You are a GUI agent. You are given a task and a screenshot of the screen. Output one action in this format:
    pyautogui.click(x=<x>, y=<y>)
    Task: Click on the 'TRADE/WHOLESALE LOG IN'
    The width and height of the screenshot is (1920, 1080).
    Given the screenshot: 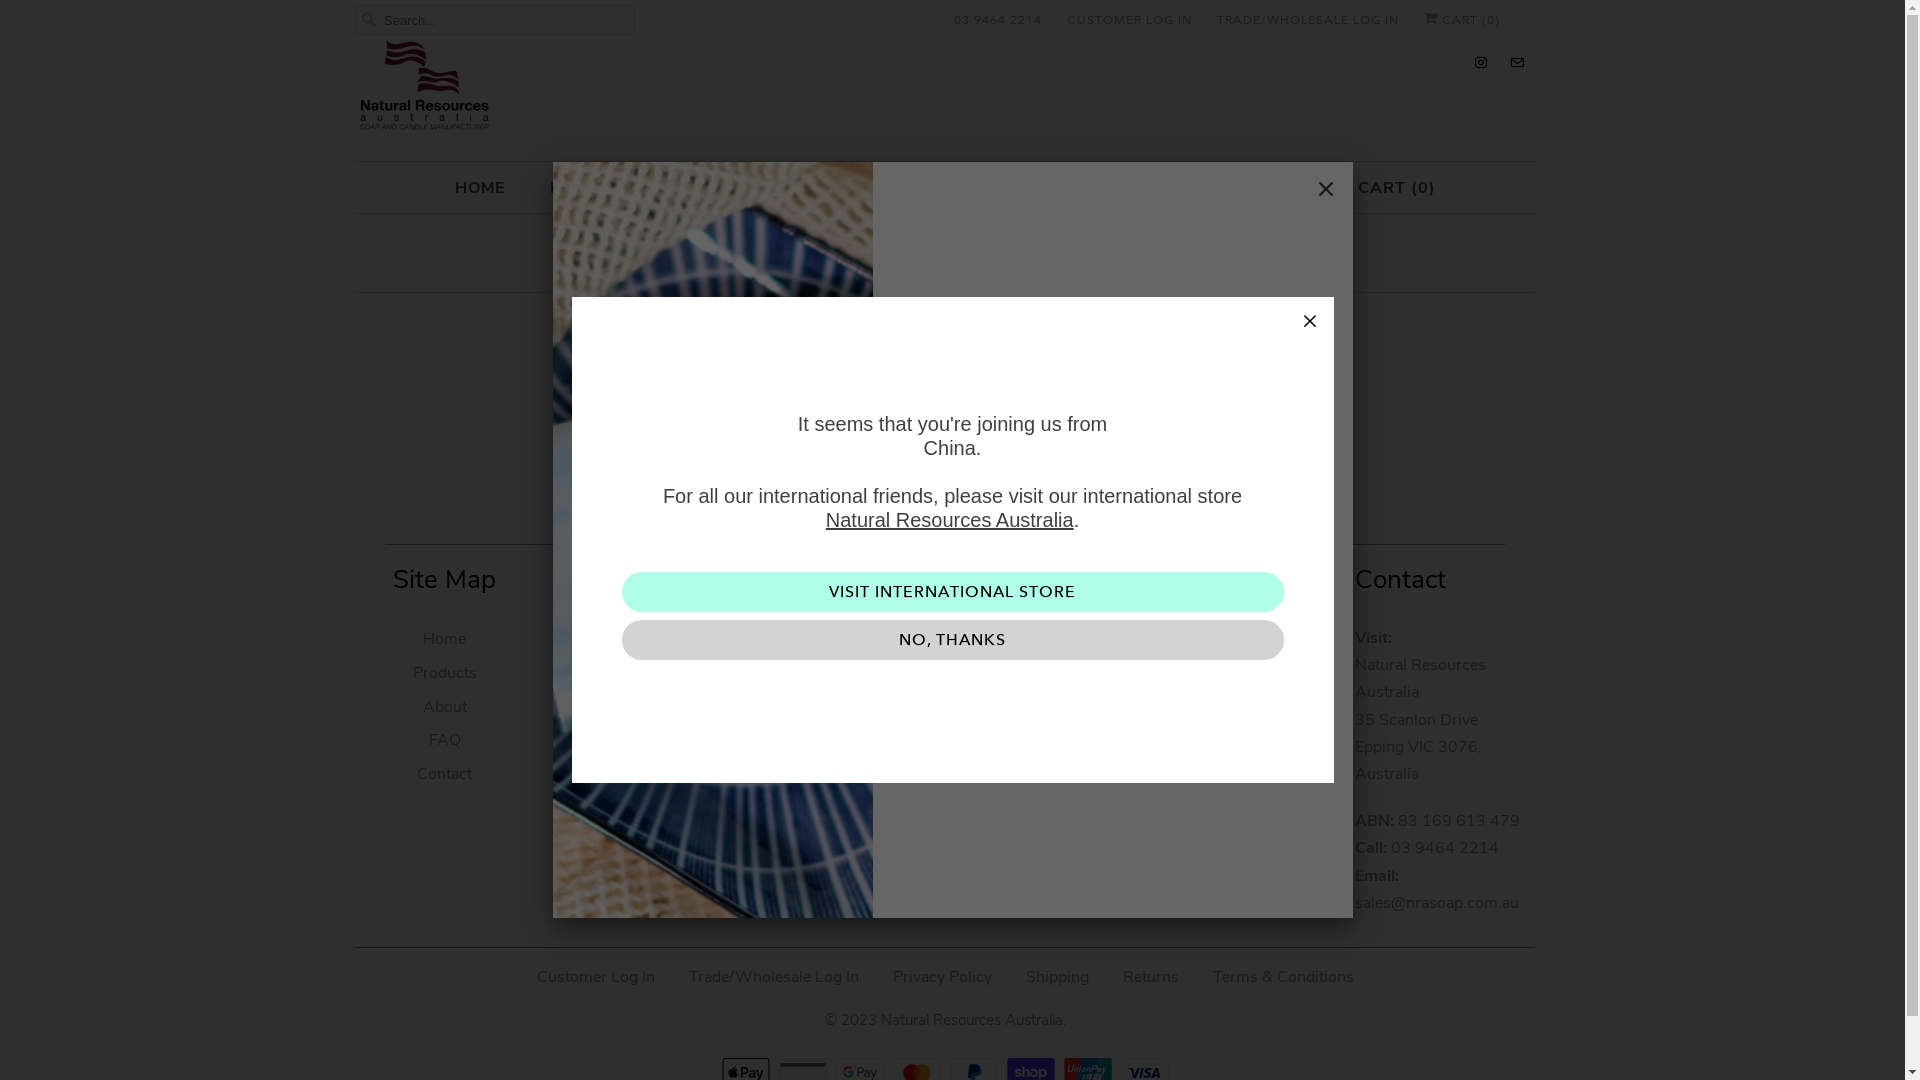 What is the action you would take?
    pyautogui.click(x=1308, y=19)
    